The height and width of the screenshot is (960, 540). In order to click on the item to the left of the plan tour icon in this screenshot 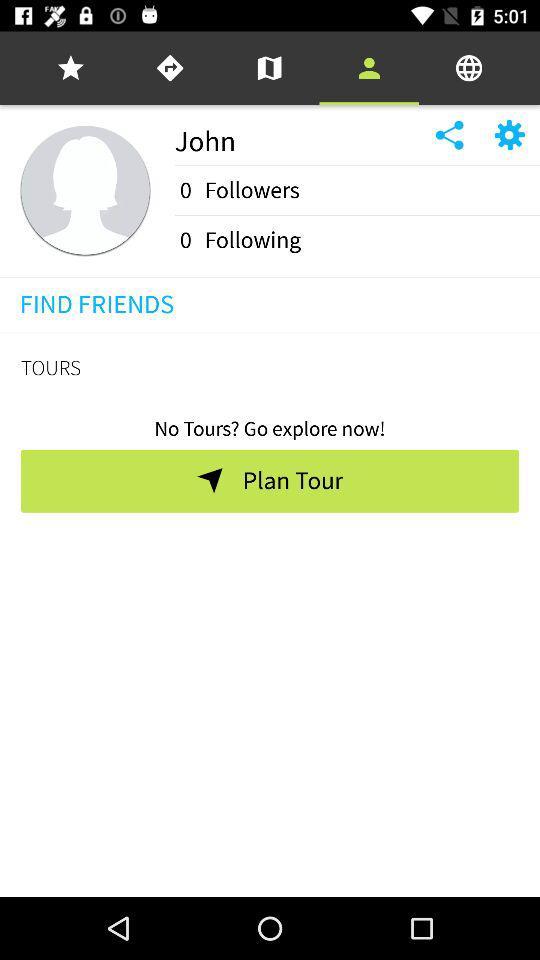, I will do `click(208, 480)`.